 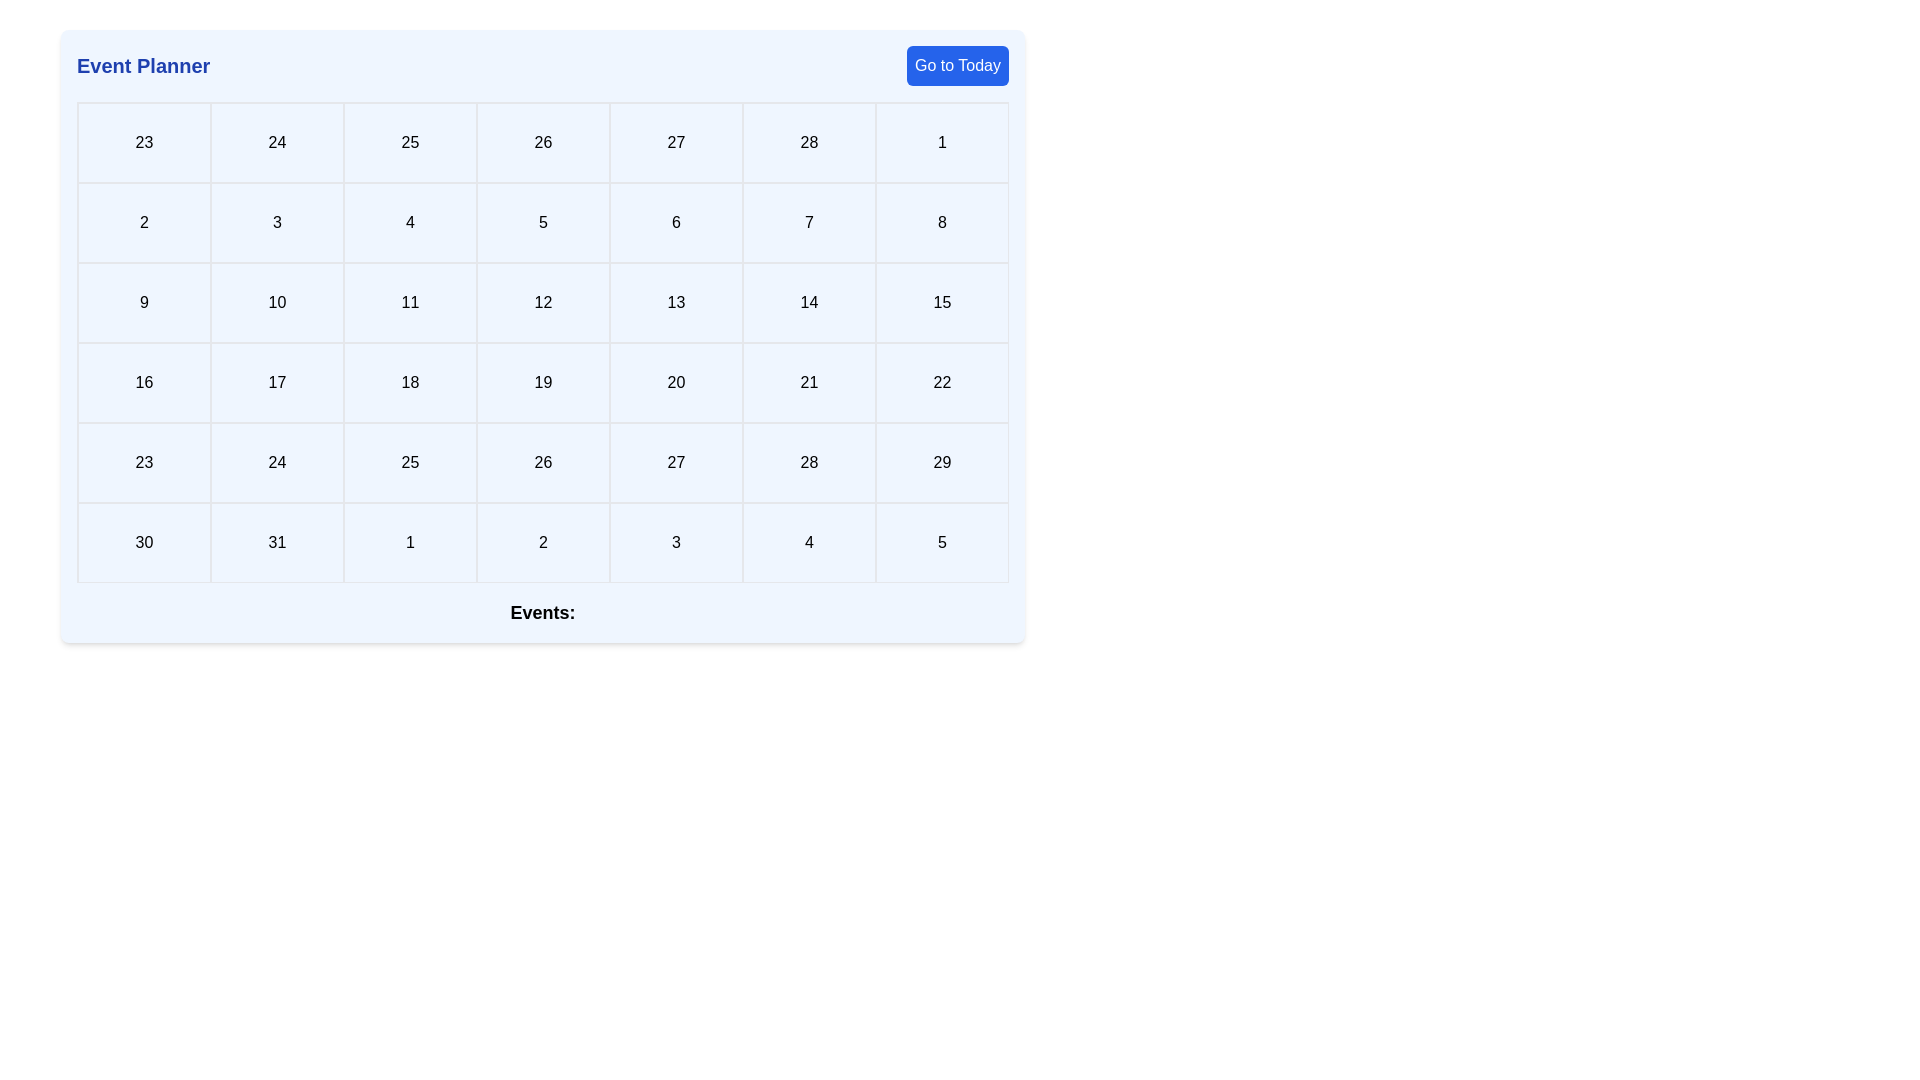 I want to click on the grid cell representing a date or numbered item located in the fourth row, third column of the grid, which is positioned between the cells displaying '17' and '19', so click(x=409, y=382).